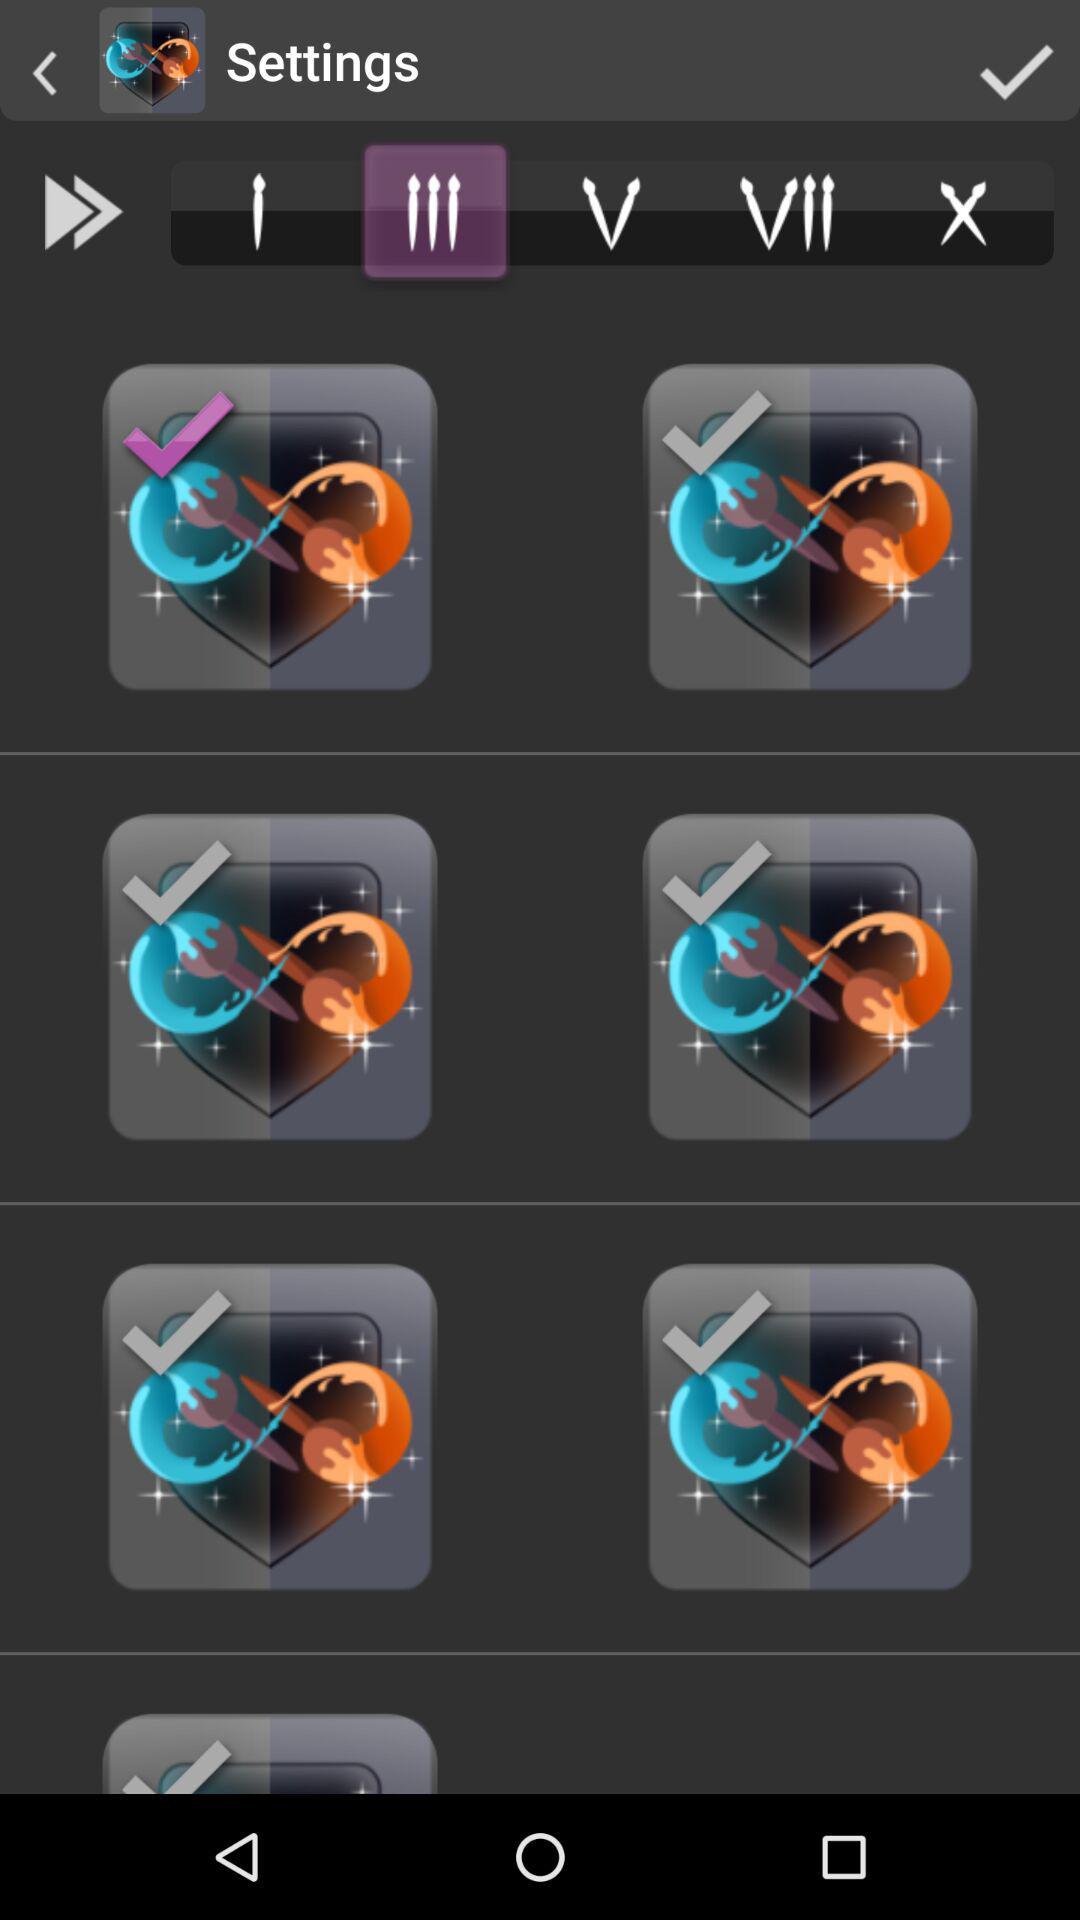 The height and width of the screenshot is (1920, 1080). I want to click on the av_forward icon, so click(83, 212).